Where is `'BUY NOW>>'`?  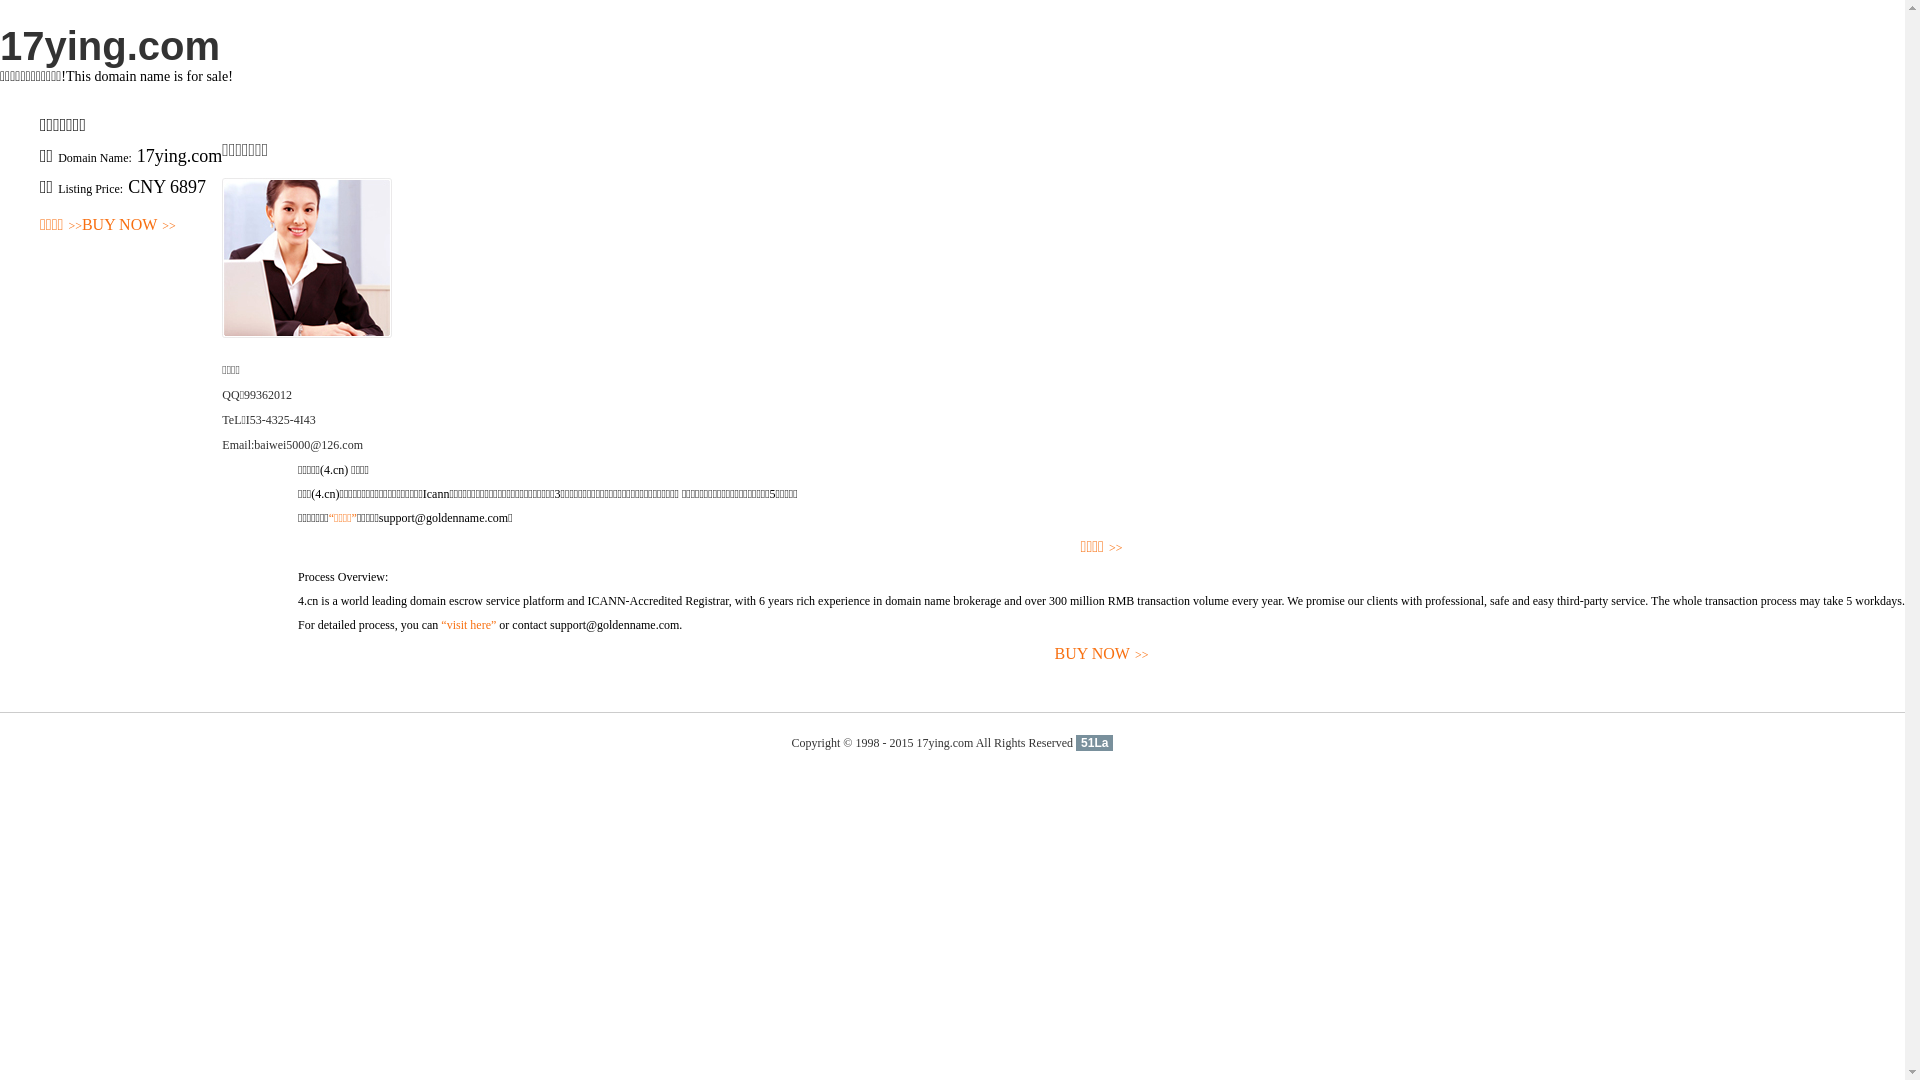 'BUY NOW>>' is located at coordinates (1100, 654).